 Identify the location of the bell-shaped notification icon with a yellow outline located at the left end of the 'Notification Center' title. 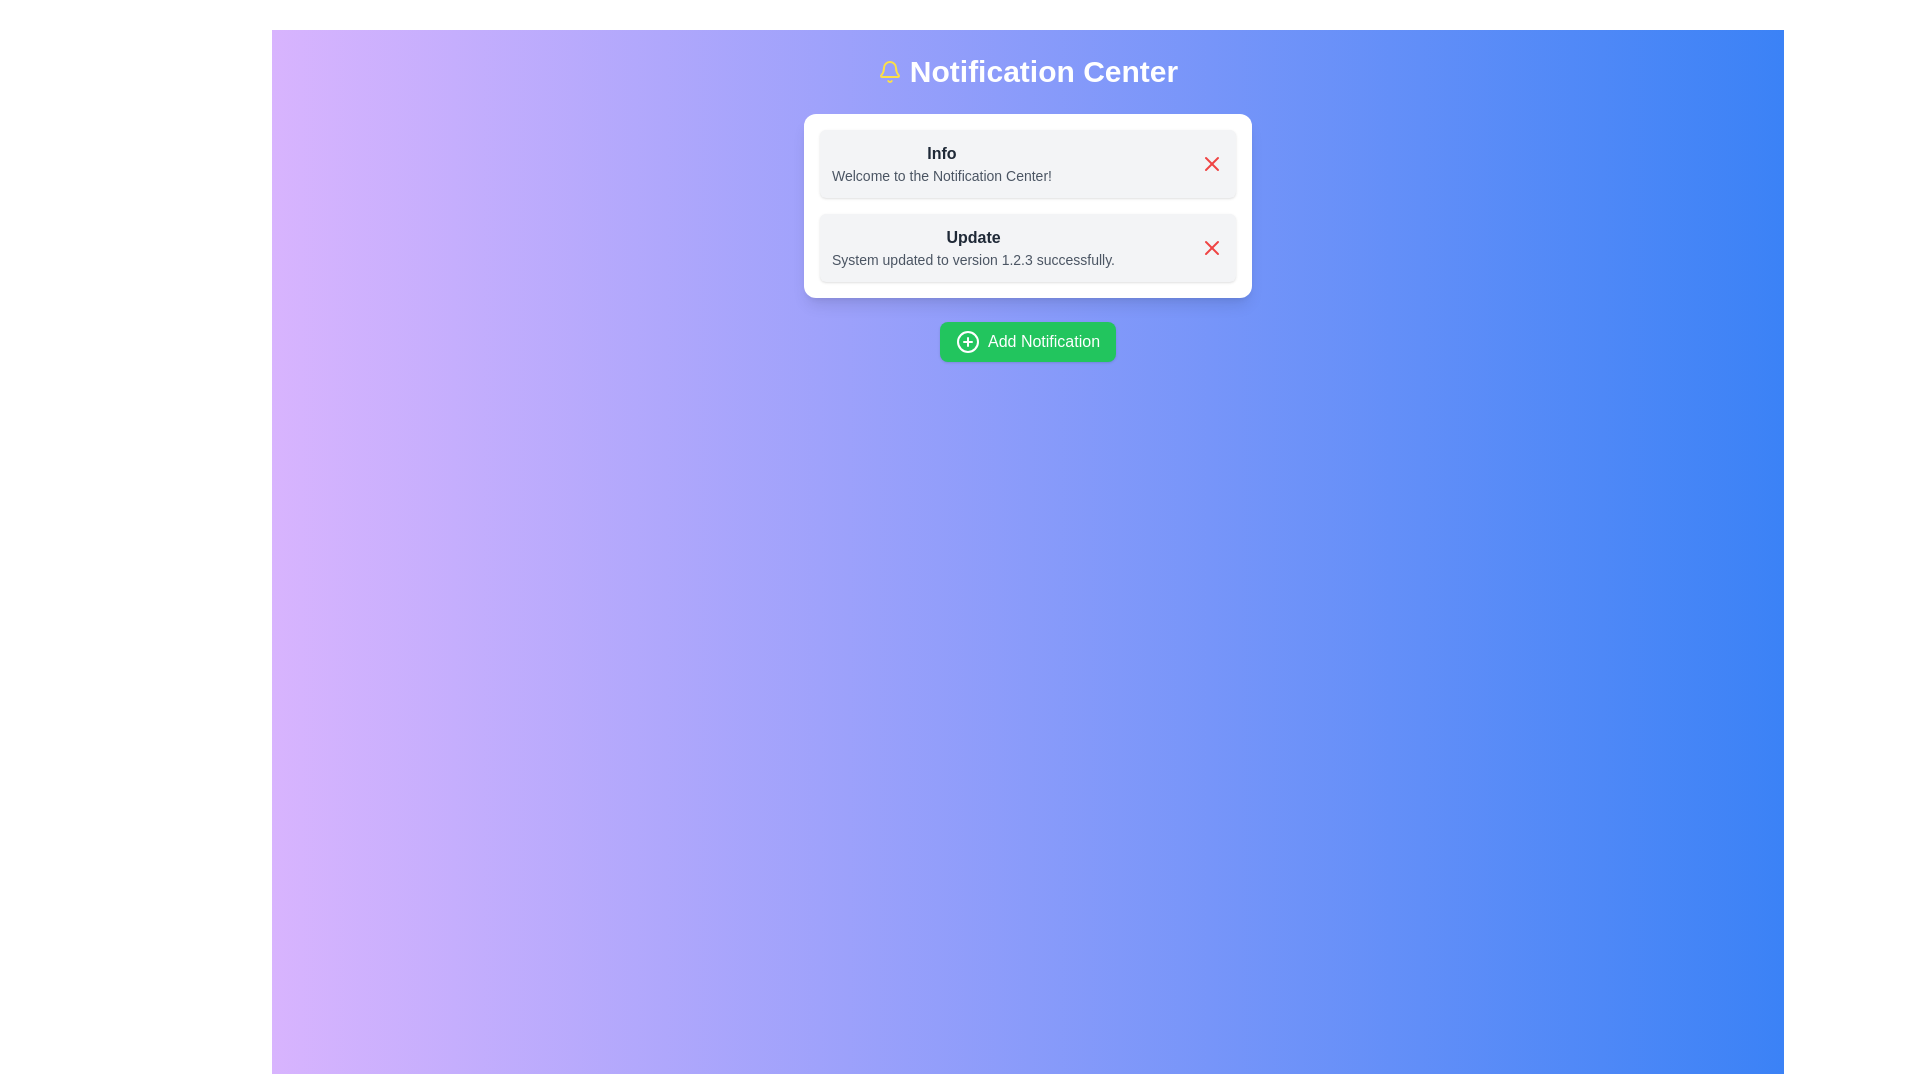
(888, 71).